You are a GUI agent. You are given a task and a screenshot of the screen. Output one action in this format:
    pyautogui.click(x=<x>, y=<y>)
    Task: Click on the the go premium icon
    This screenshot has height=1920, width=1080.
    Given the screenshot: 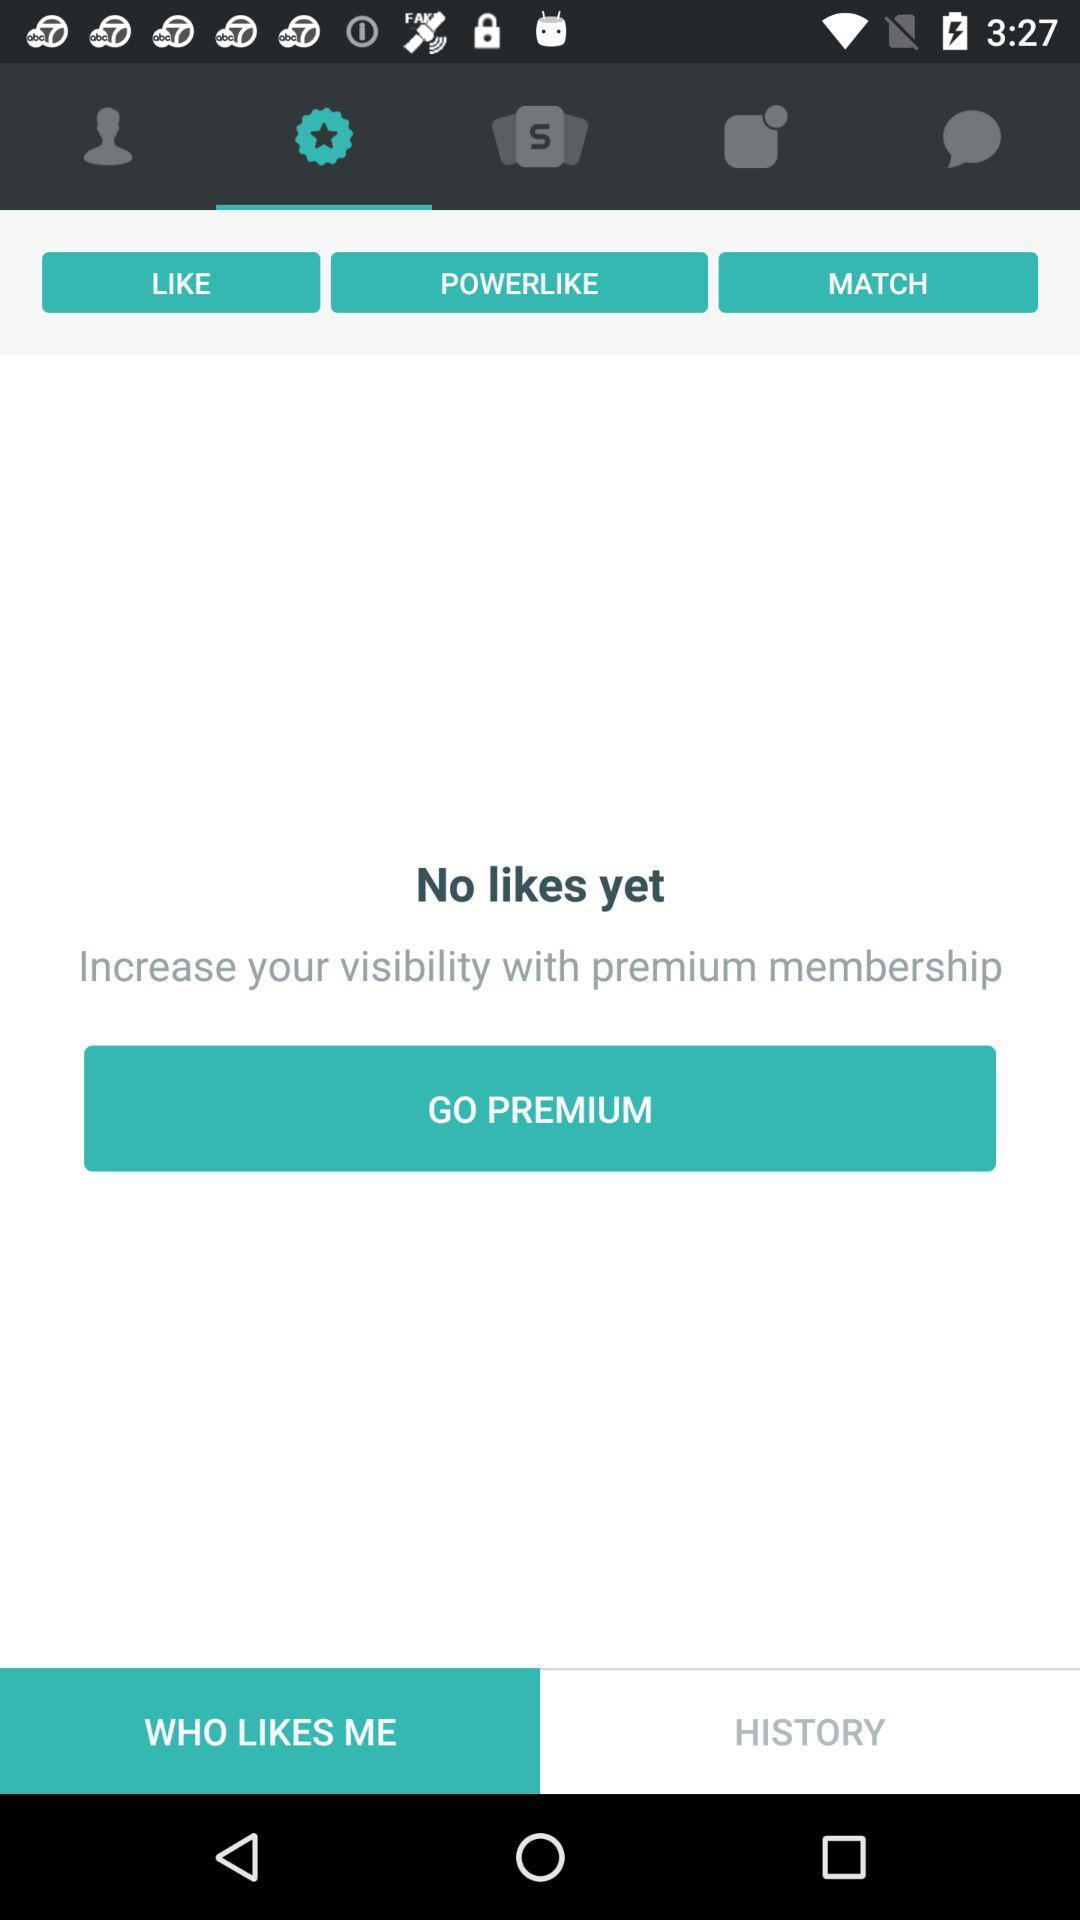 What is the action you would take?
    pyautogui.click(x=540, y=1107)
    